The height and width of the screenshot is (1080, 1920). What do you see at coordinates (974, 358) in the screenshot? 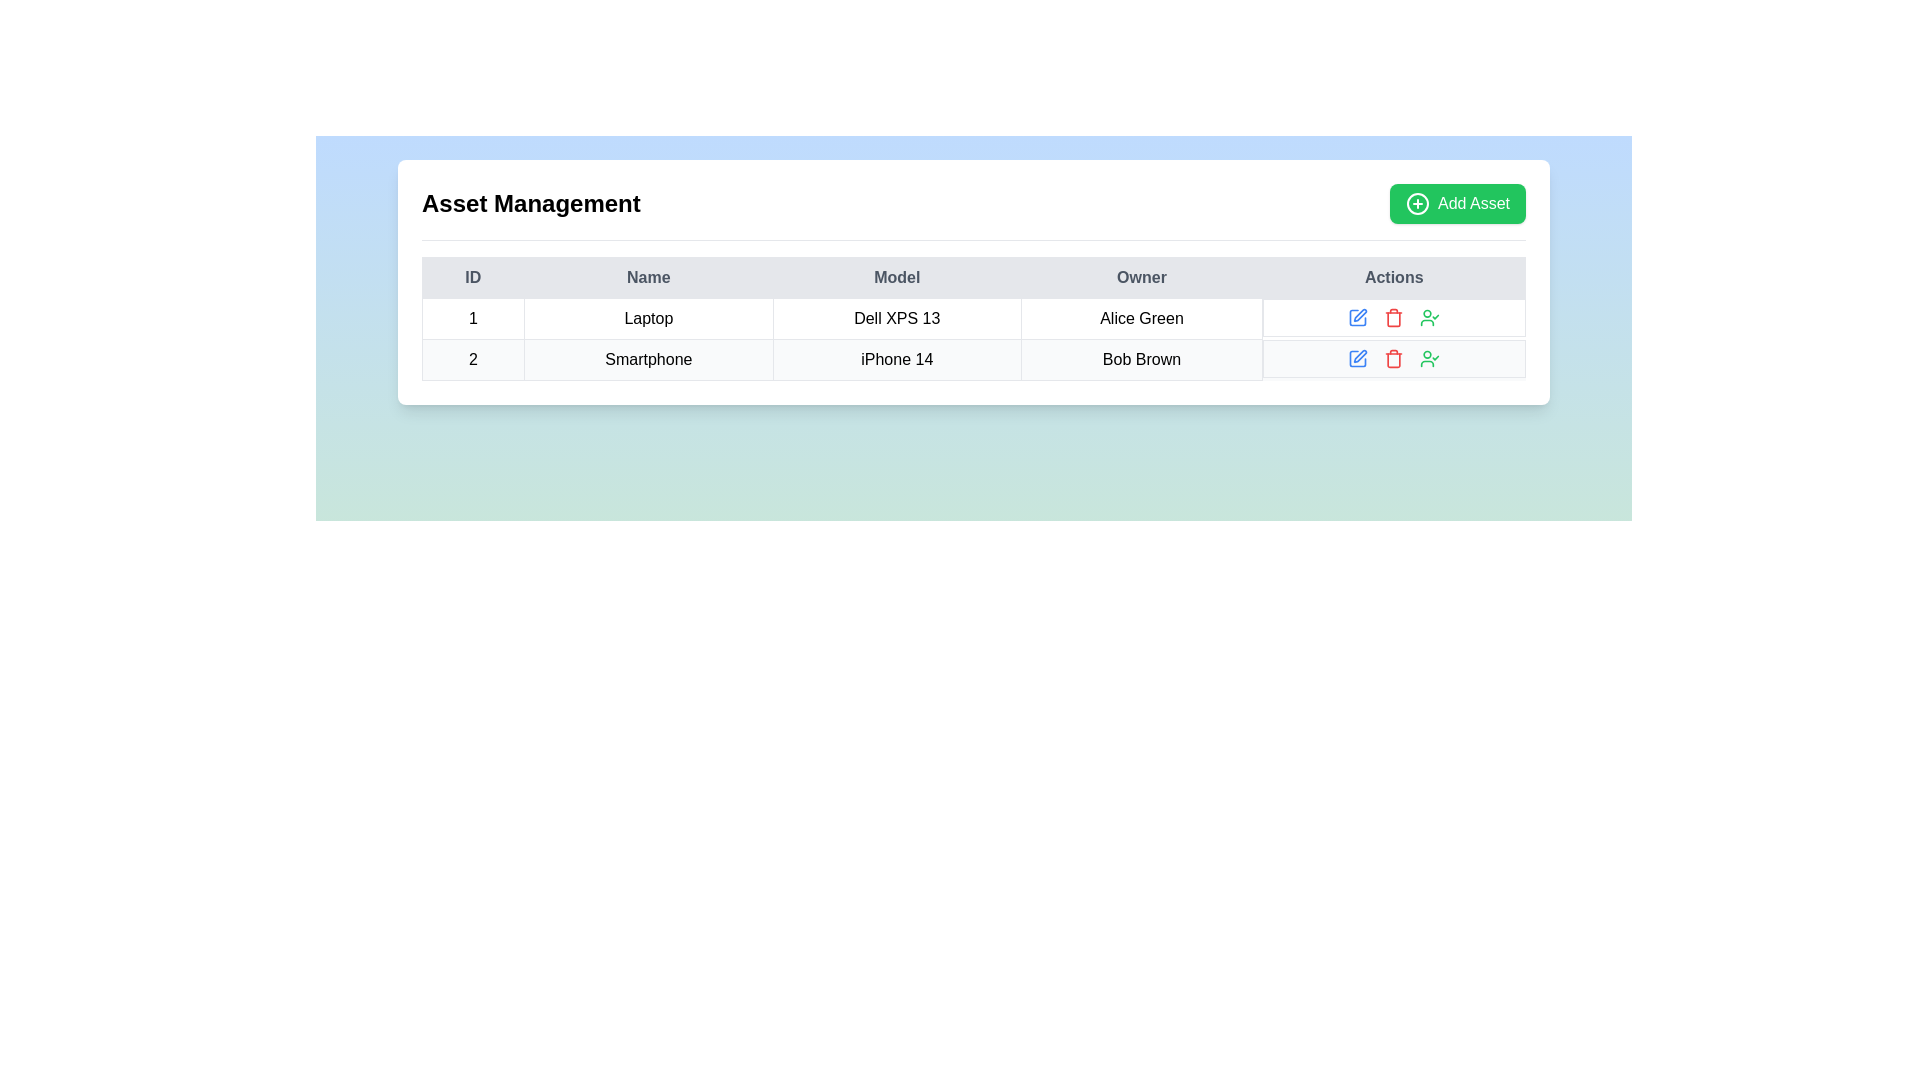
I see `the second row of the asset management table, which contains the fields '2', 'Smartphone', 'iPhone 14', and 'Bob Brown', to view its details` at bounding box center [974, 358].